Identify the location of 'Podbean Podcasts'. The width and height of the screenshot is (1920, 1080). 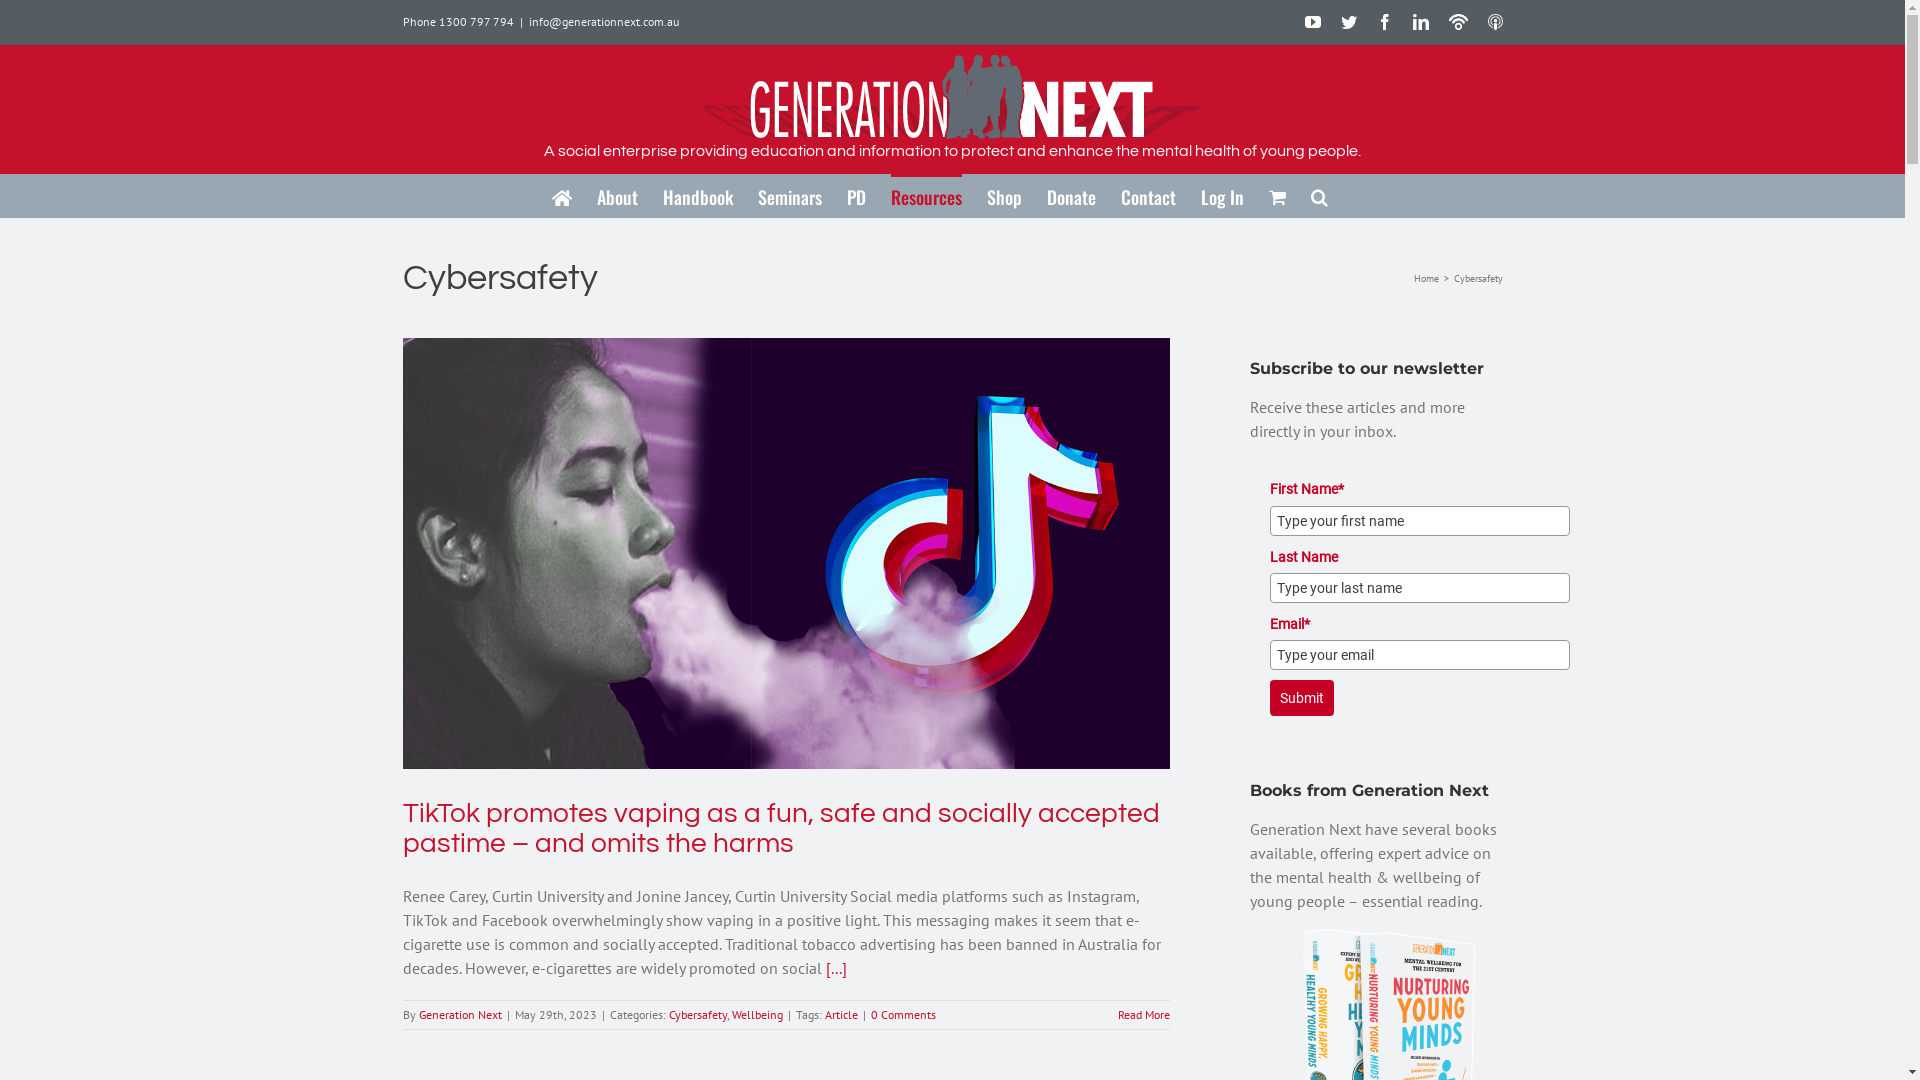
(1458, 22).